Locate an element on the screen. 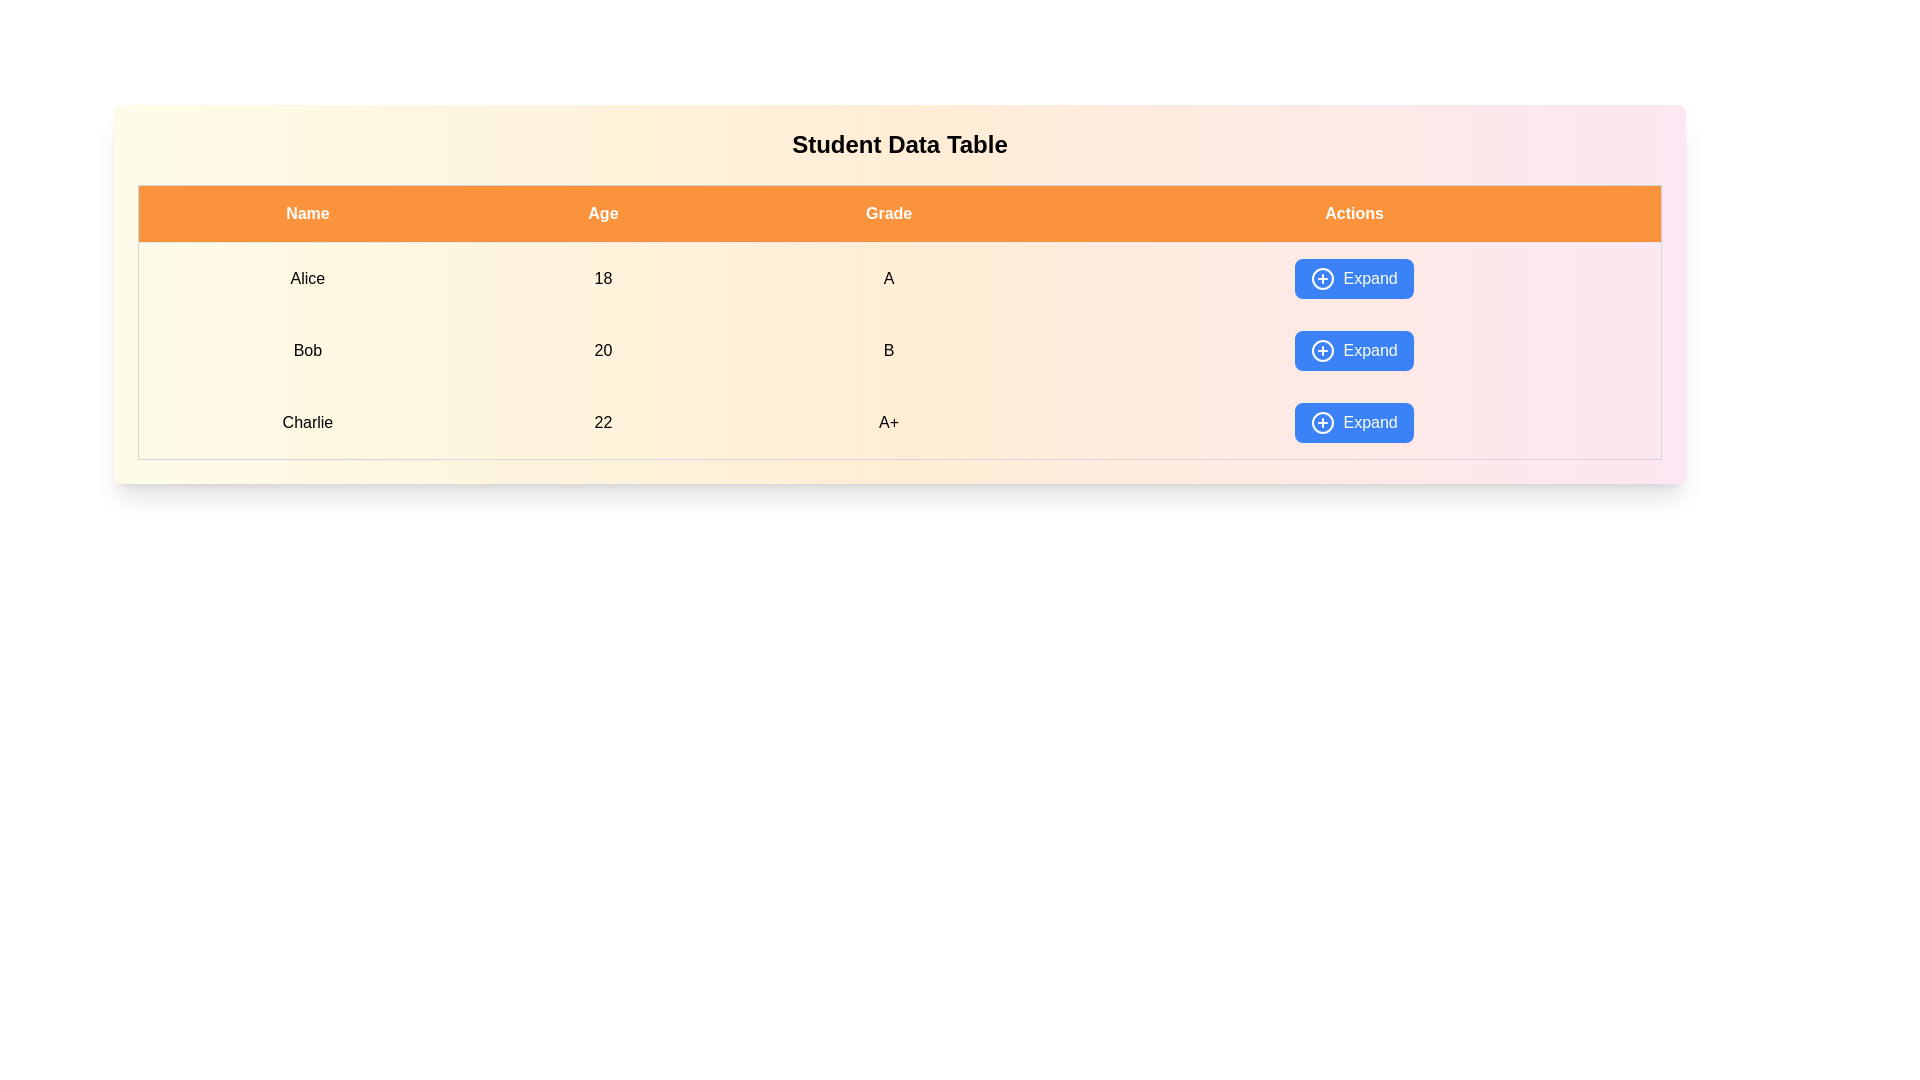 Image resolution: width=1920 pixels, height=1080 pixels. the text label displaying the grade for the student 'Alice' in the 'Grade' column of the table is located at coordinates (888, 278).